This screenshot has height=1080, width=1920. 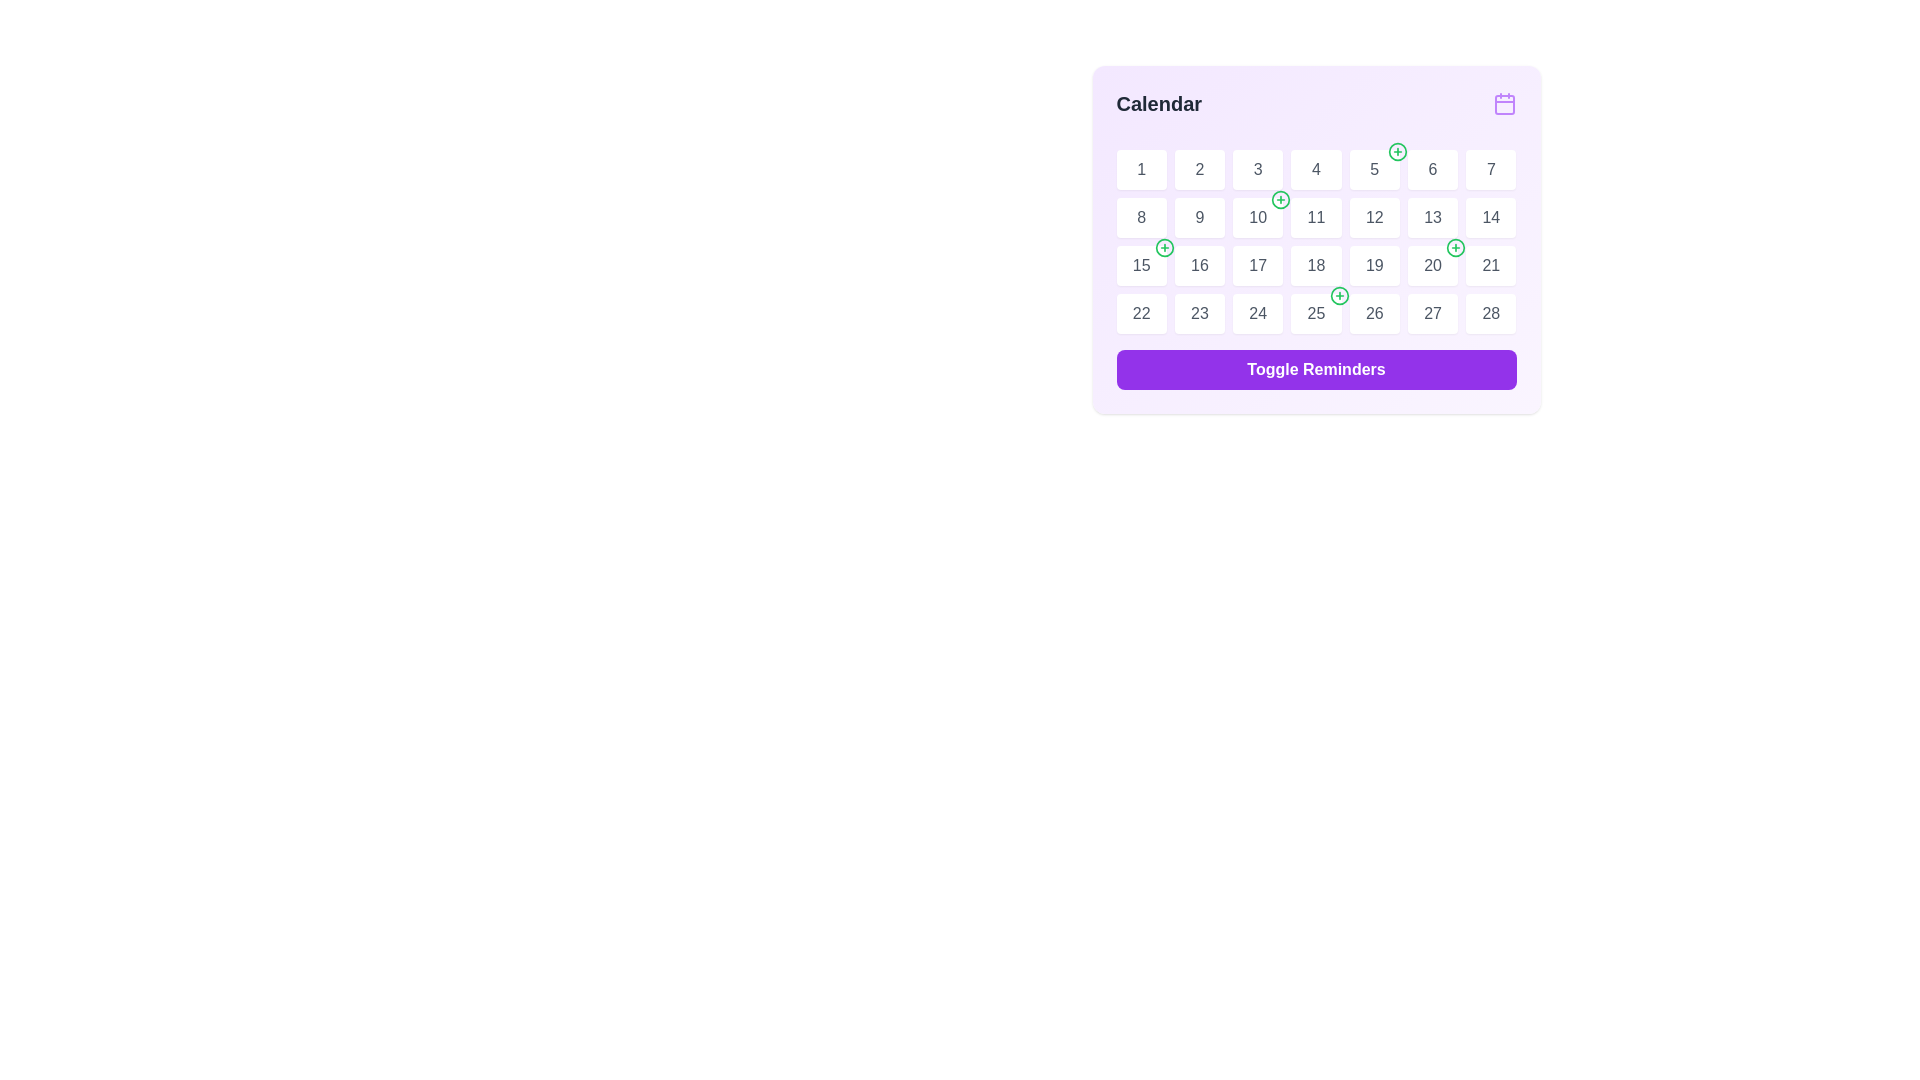 I want to click on the static text element representing the date '14' in the calendar, so click(x=1491, y=216).